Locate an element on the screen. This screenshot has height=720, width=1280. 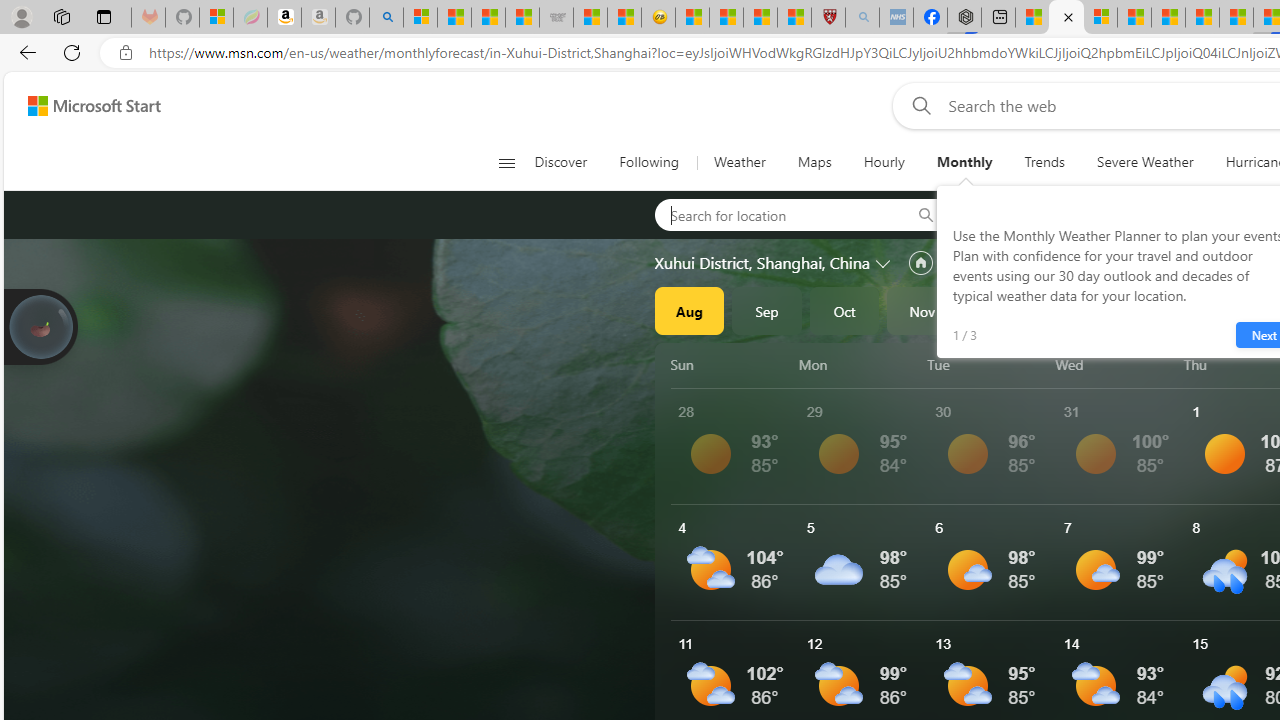
'Nov' is located at coordinates (921, 311).